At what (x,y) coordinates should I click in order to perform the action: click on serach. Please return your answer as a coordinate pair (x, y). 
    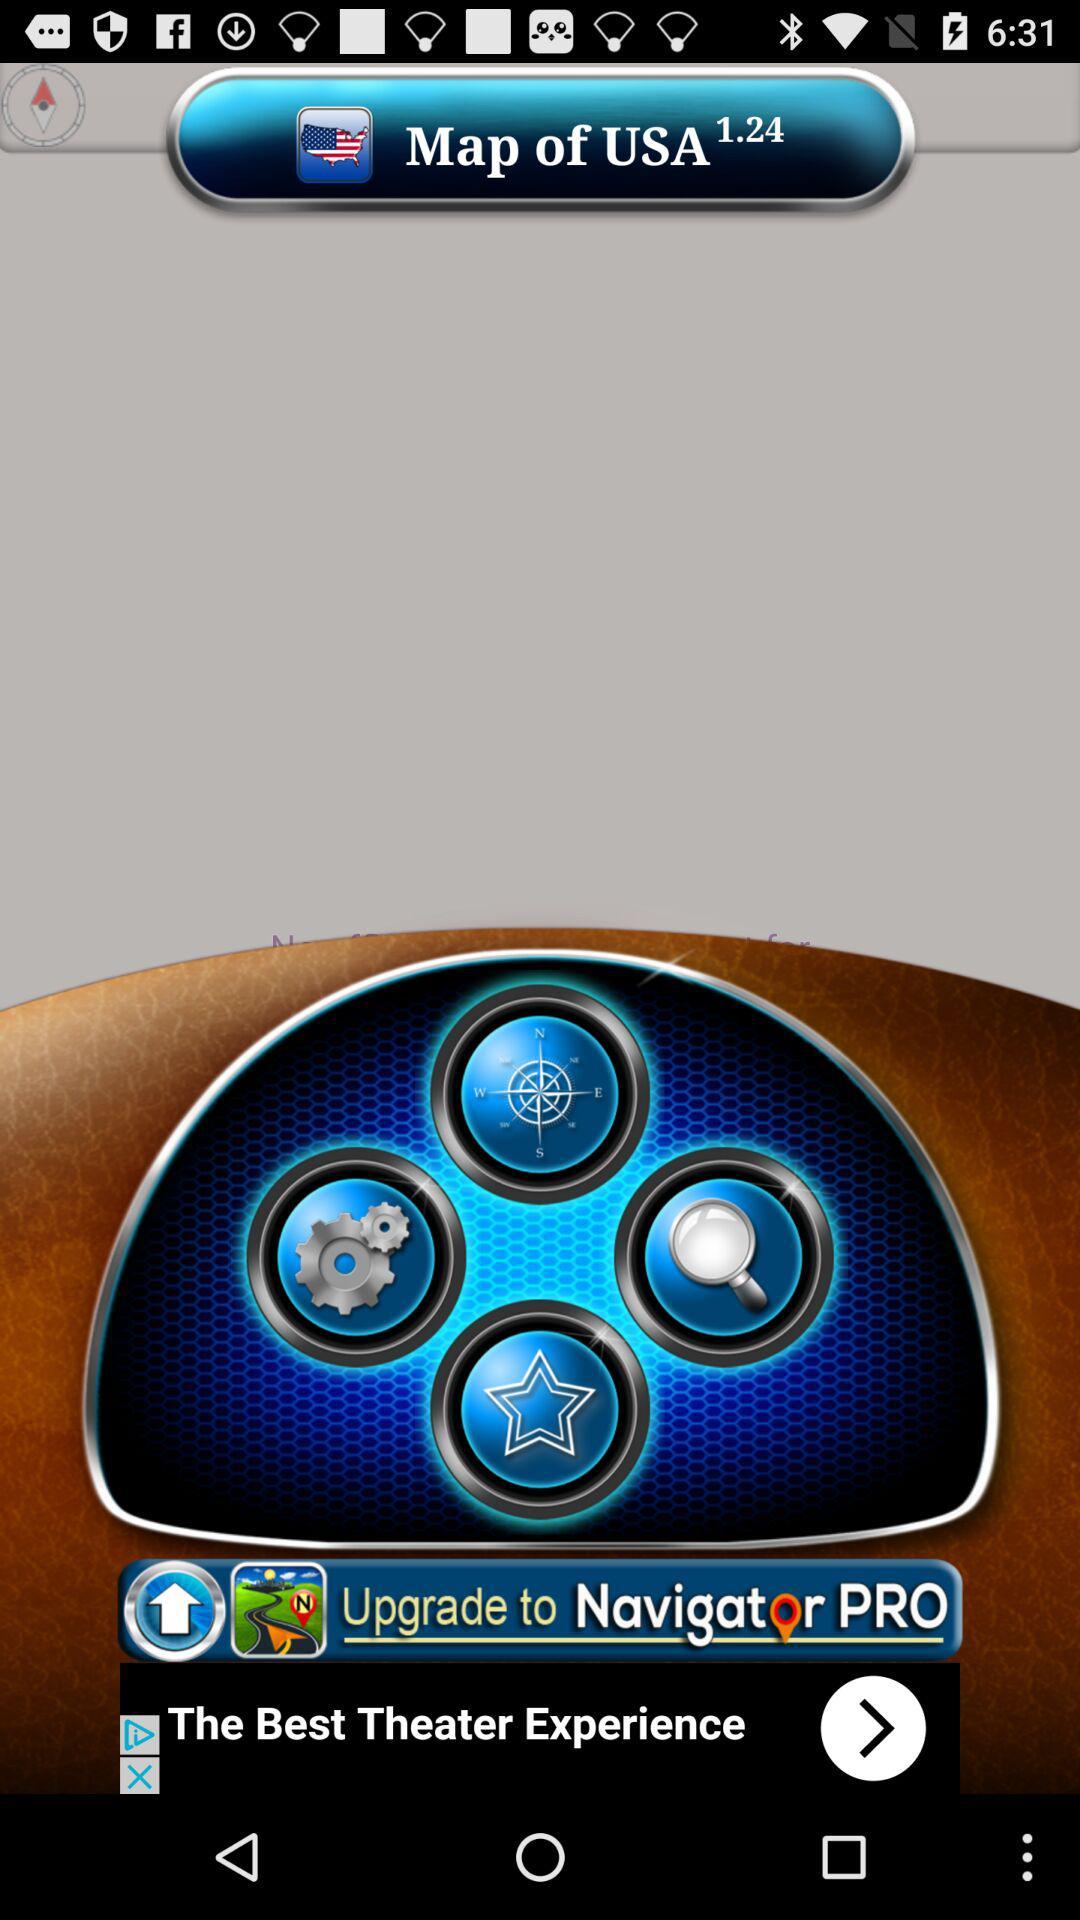
    Looking at the image, I should click on (723, 1256).